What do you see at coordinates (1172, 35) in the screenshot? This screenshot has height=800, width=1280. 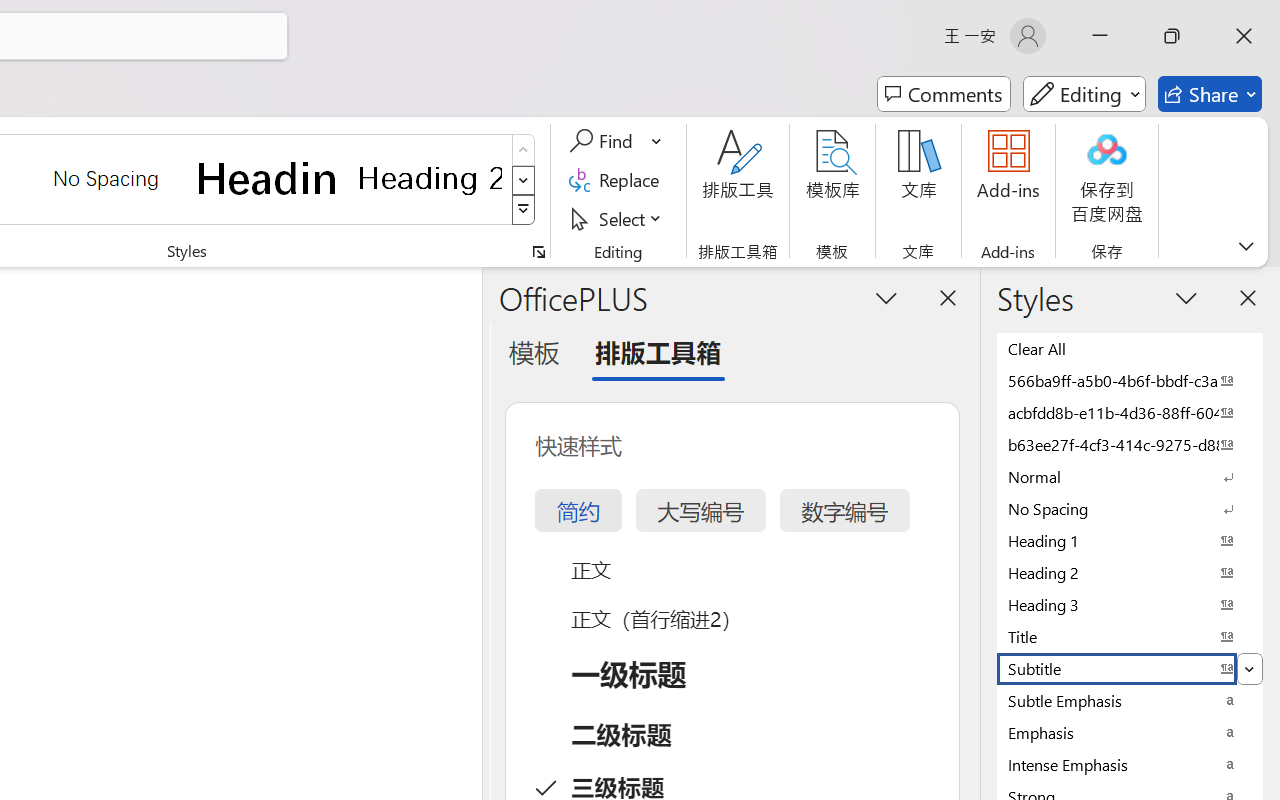 I see `'Restore Down'` at bounding box center [1172, 35].